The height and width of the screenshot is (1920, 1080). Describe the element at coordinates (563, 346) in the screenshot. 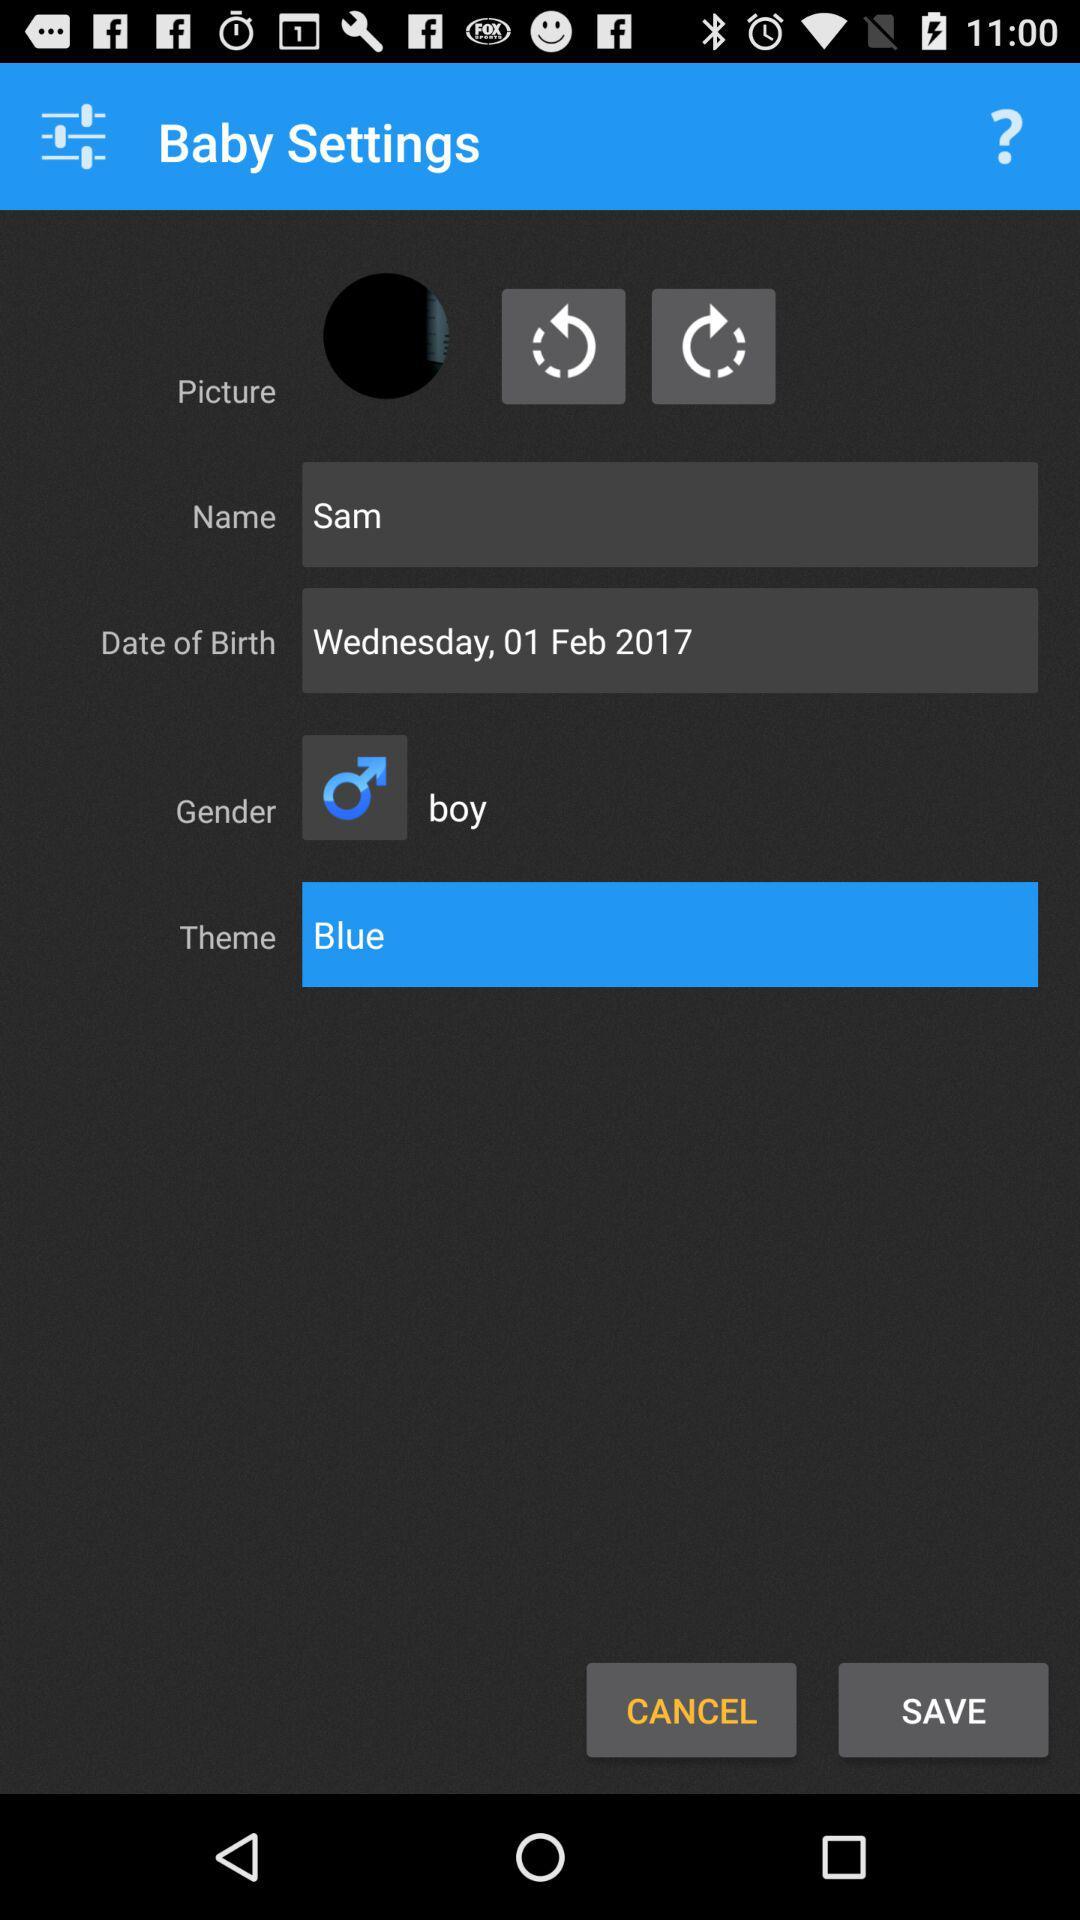

I see `refreshing option` at that location.